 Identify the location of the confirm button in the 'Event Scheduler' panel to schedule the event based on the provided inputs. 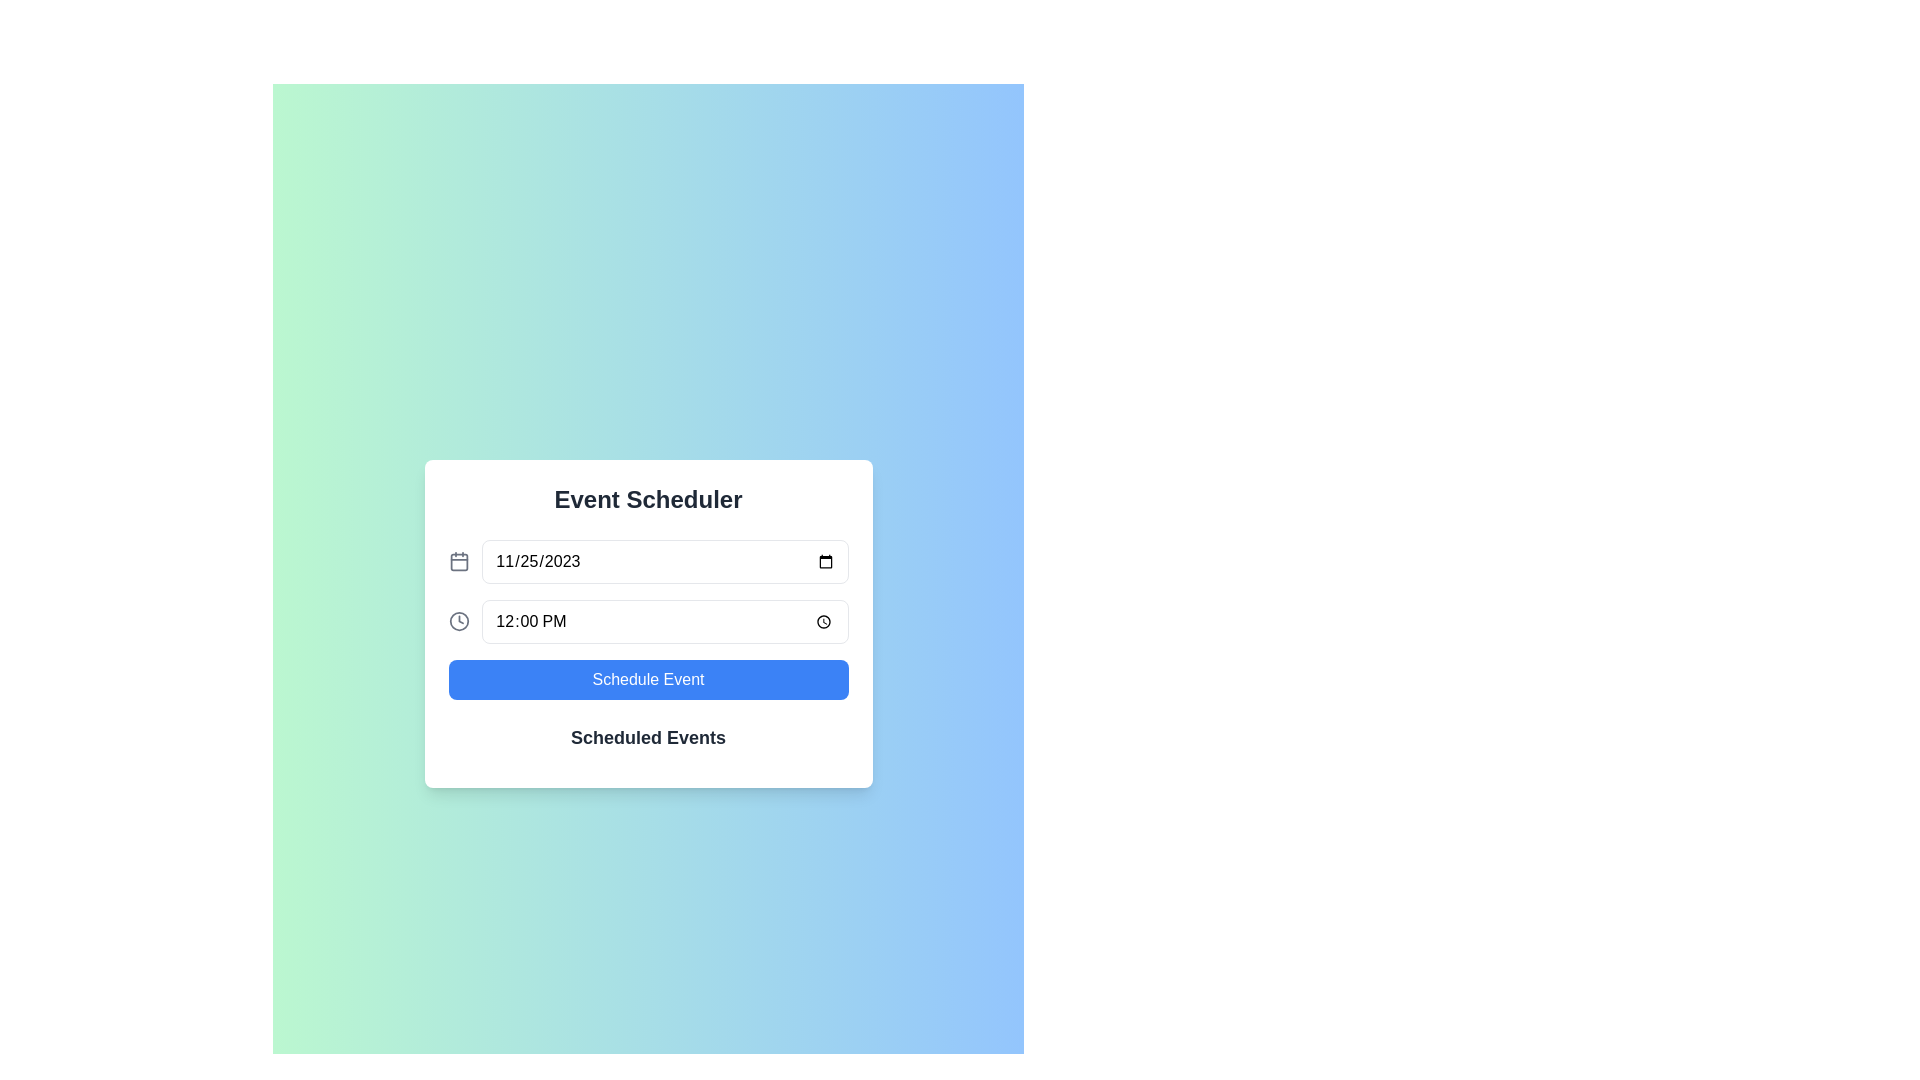
(648, 678).